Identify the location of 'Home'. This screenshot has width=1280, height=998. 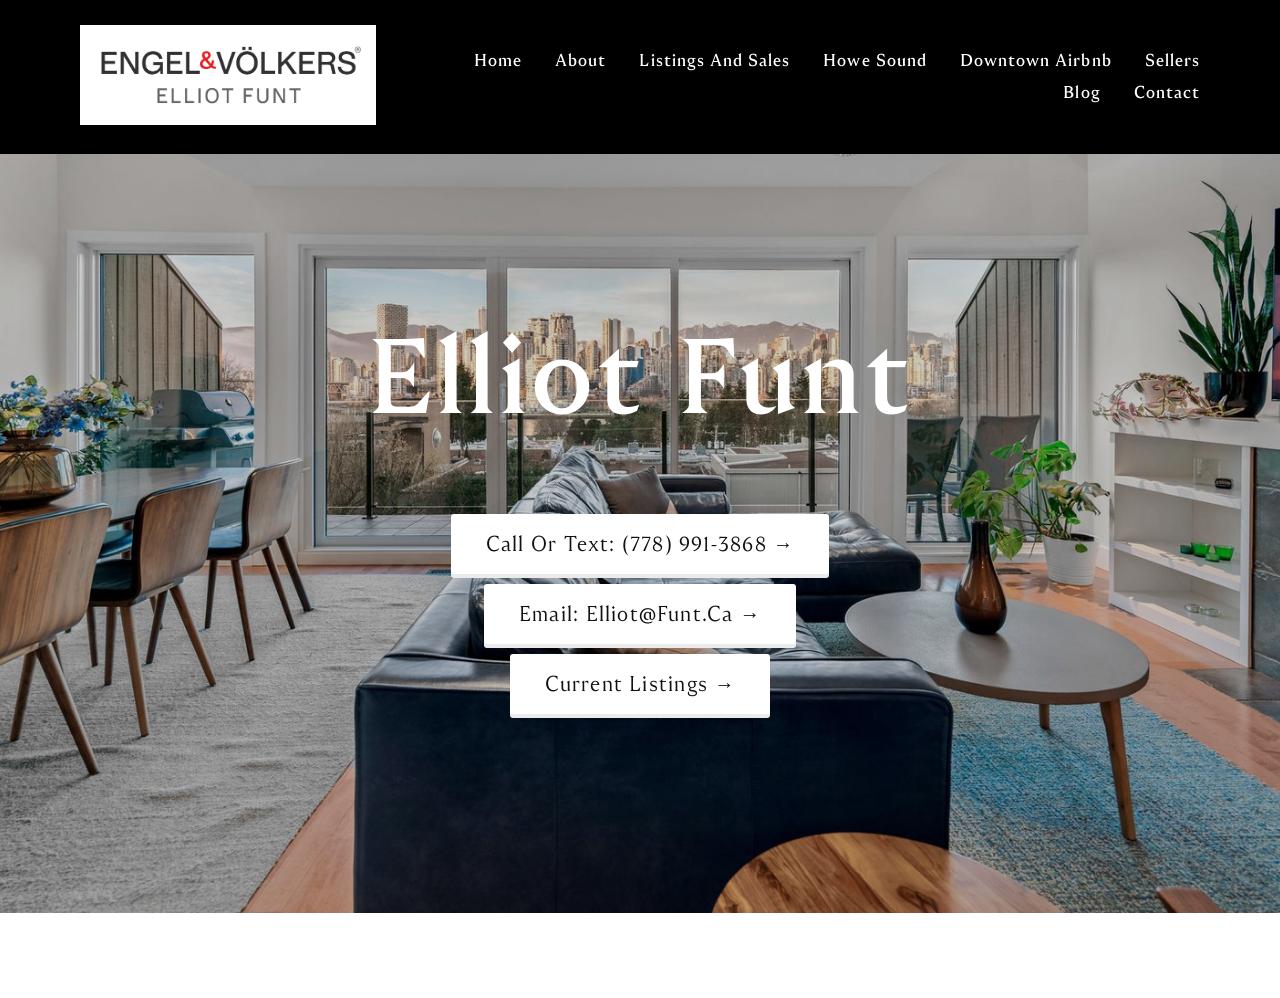
(498, 59).